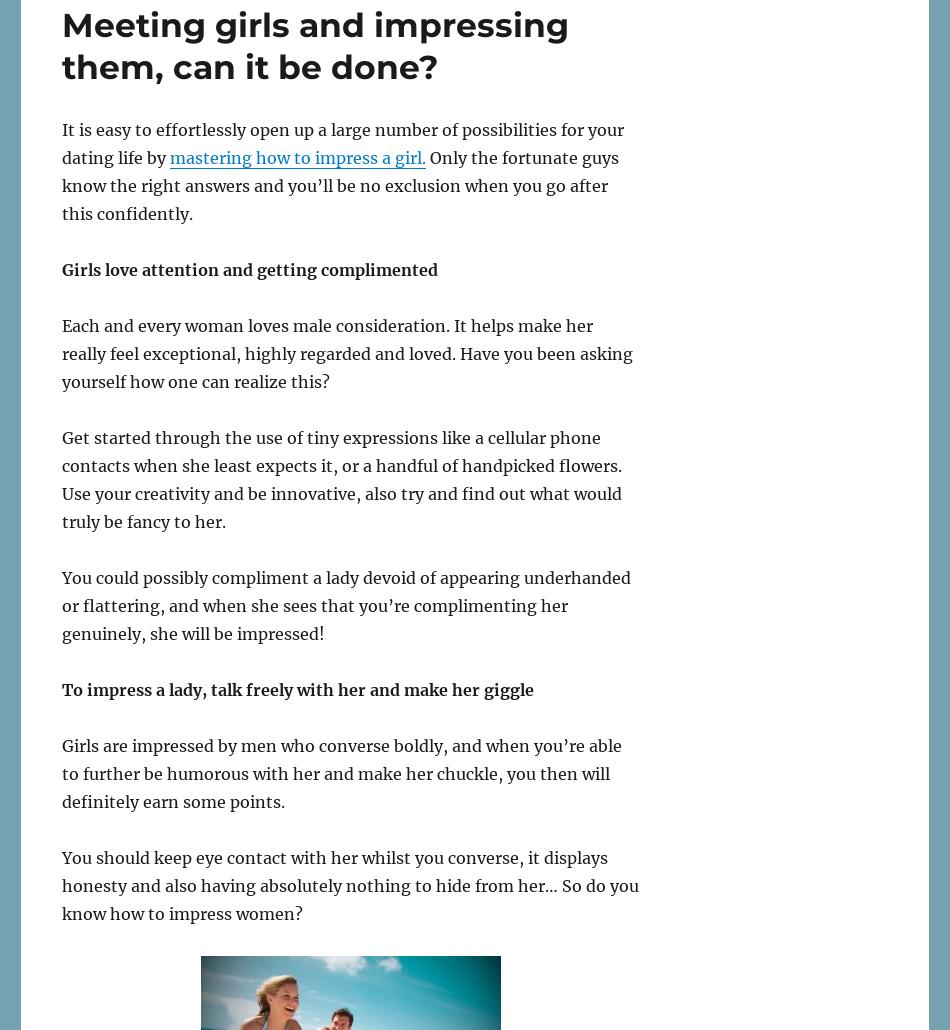  Describe the element at coordinates (339, 184) in the screenshot. I see `'Only the fortunate guys know the right answers and you’ll be no exclusion when you go after this confidently.'` at that location.